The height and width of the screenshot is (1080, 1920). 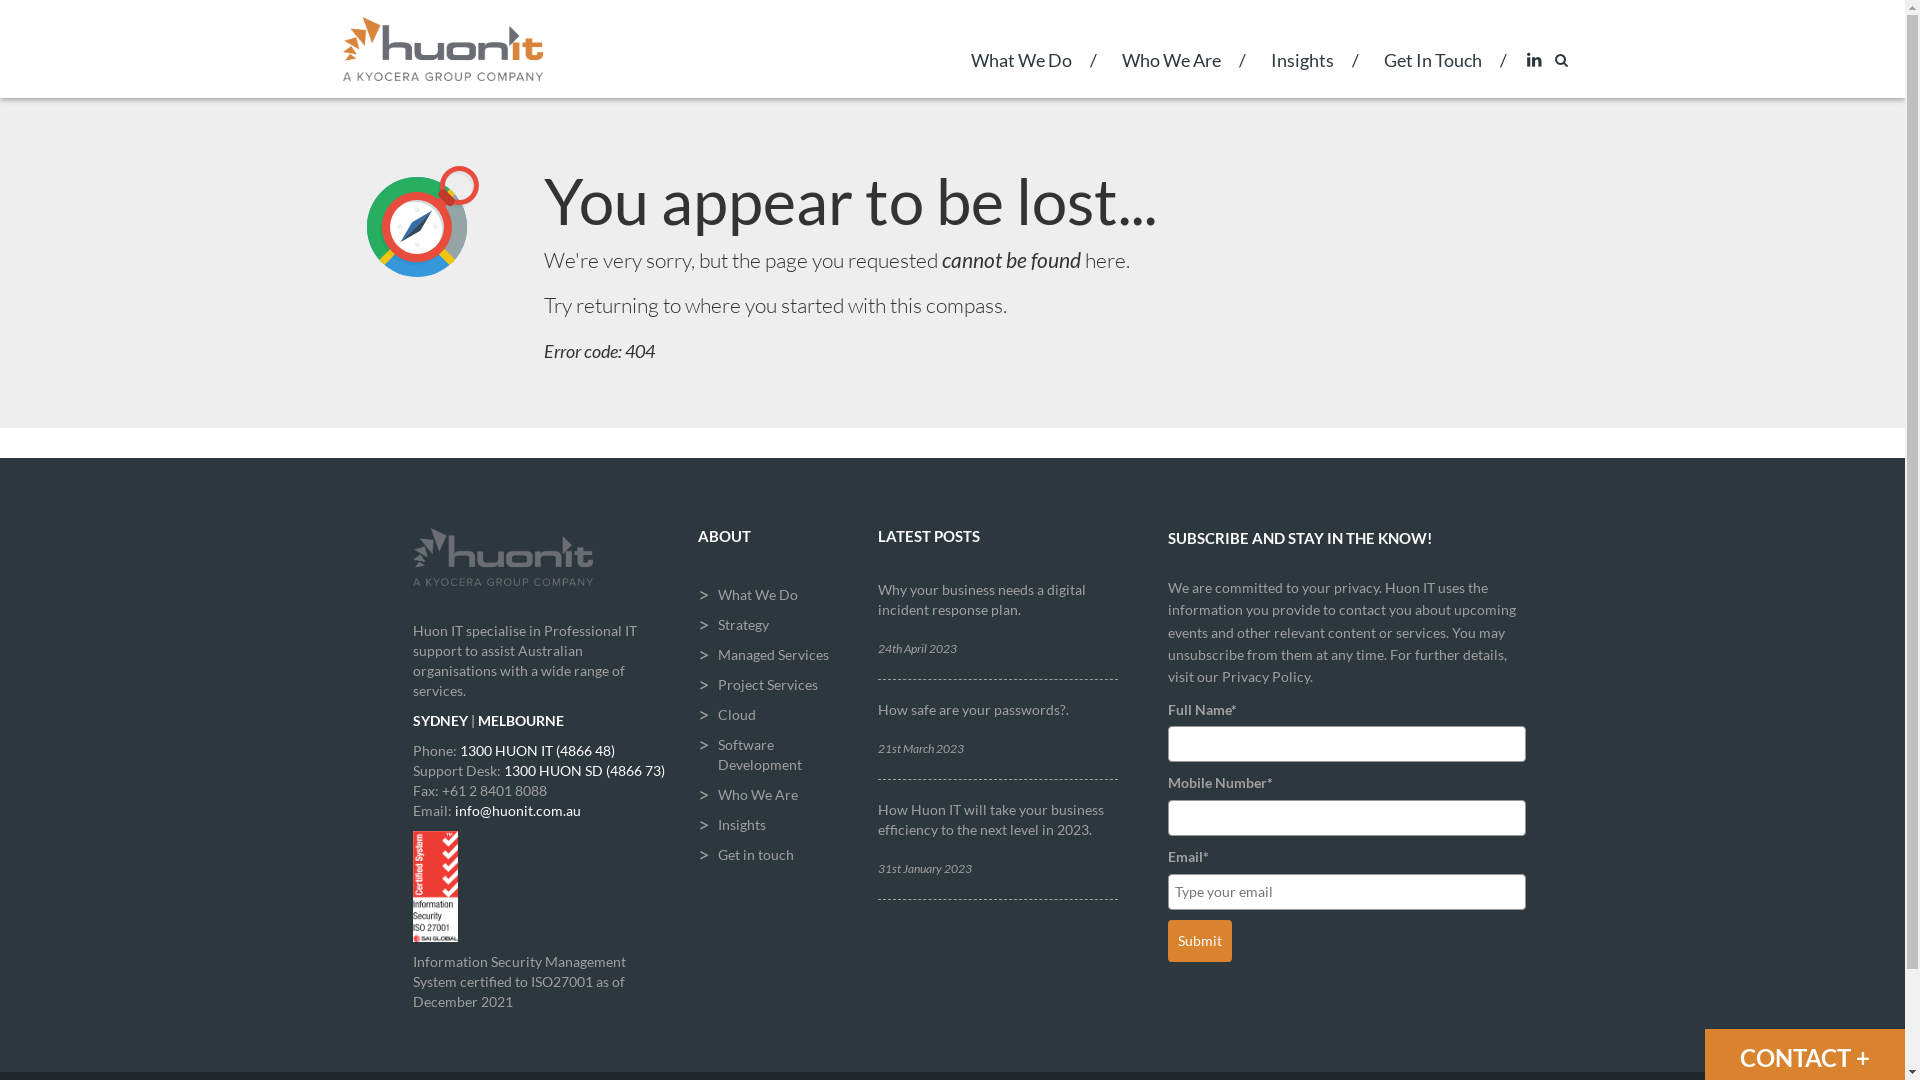 What do you see at coordinates (1167, 941) in the screenshot?
I see `'Submit'` at bounding box center [1167, 941].